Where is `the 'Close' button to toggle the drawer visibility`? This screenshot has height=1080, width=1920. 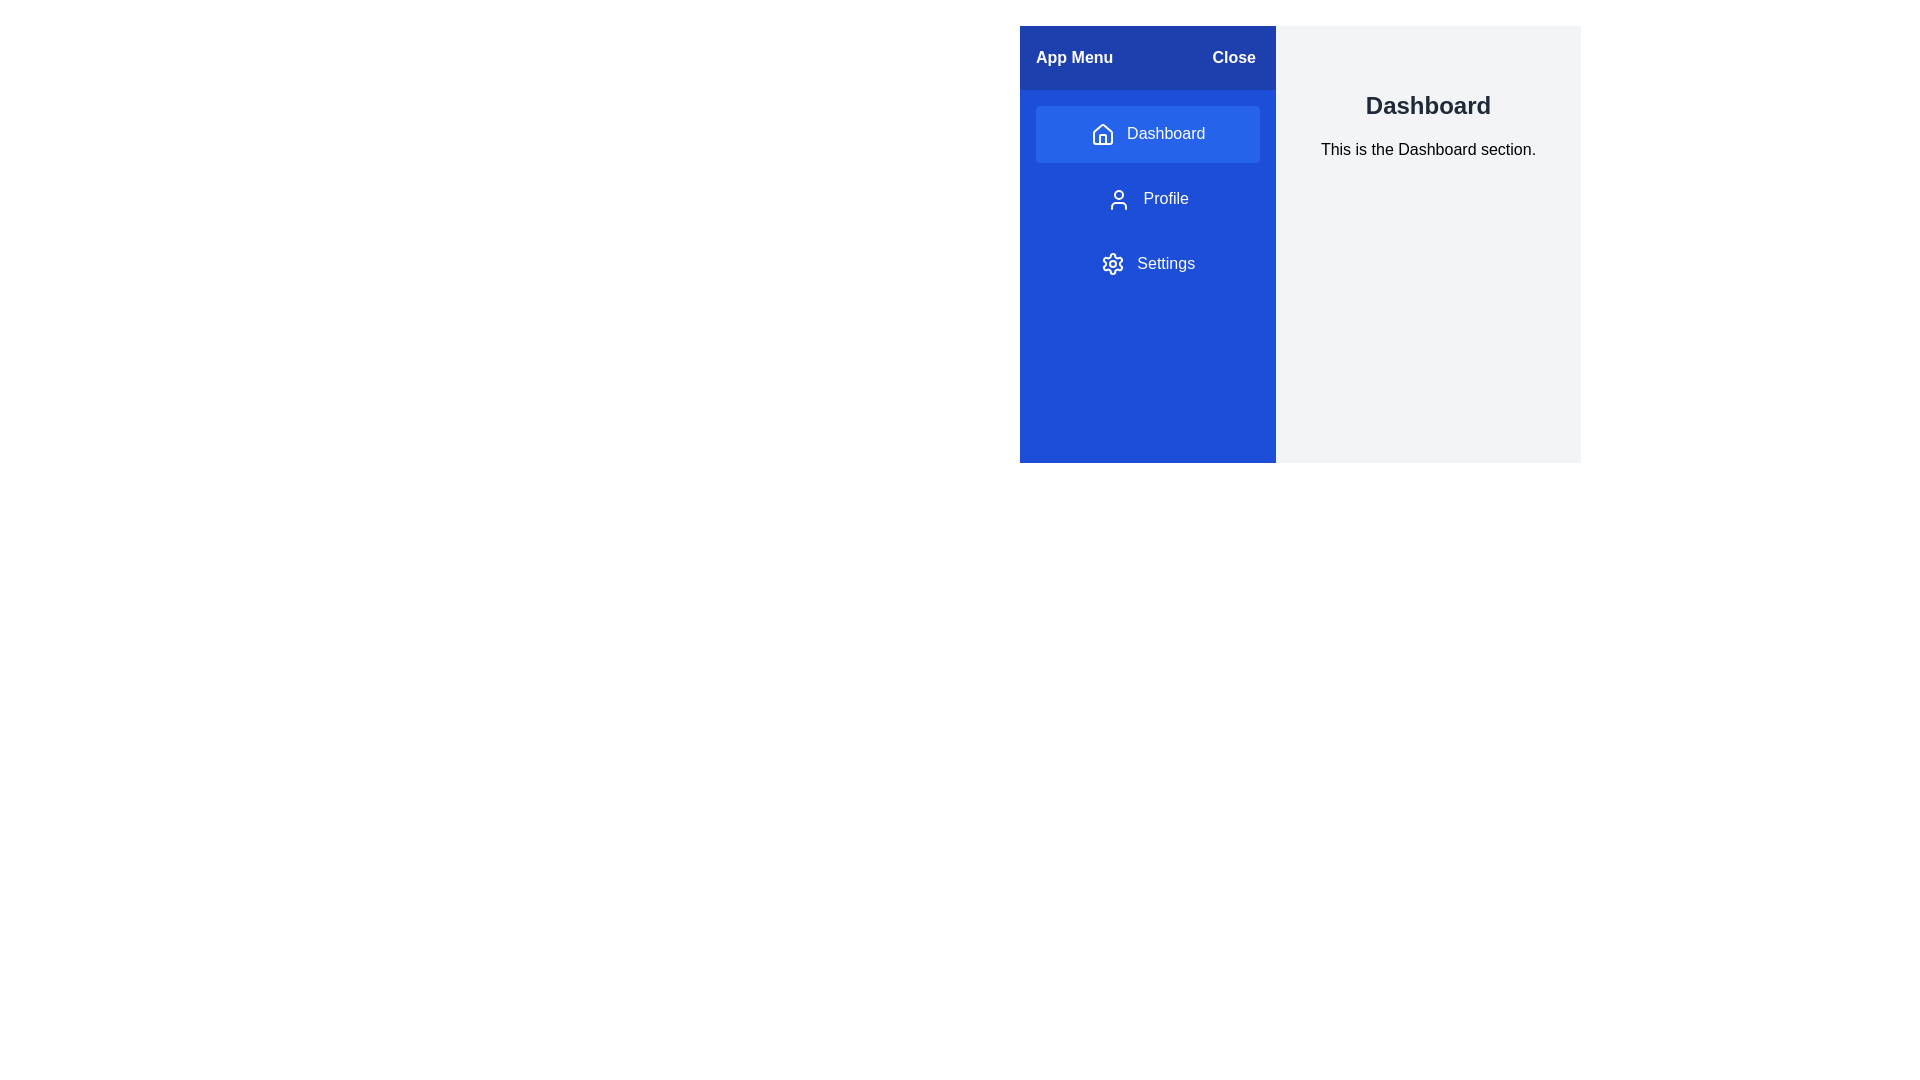 the 'Close' button to toggle the drawer visibility is located at coordinates (1232, 56).